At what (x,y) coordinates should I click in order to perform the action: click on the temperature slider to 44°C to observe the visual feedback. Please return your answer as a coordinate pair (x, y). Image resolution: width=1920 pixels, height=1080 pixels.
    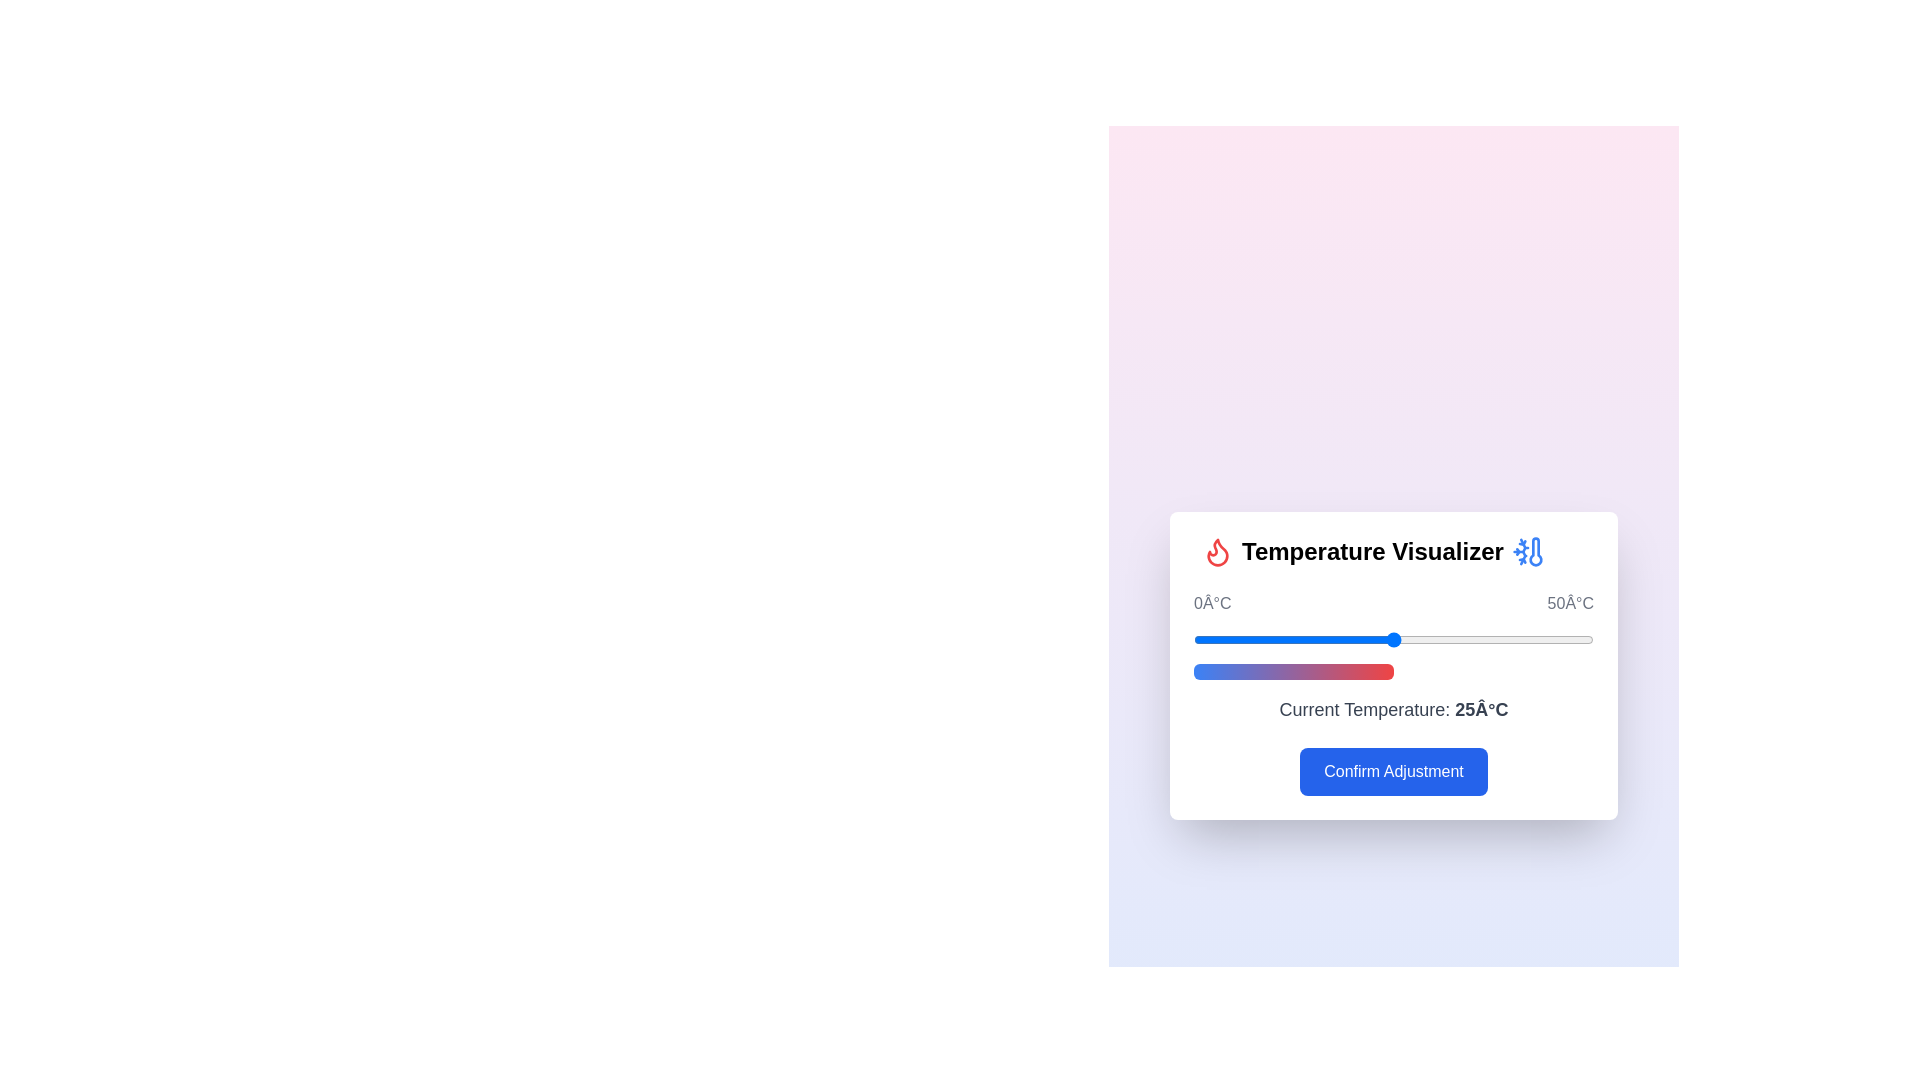
    Looking at the image, I should click on (1544, 640).